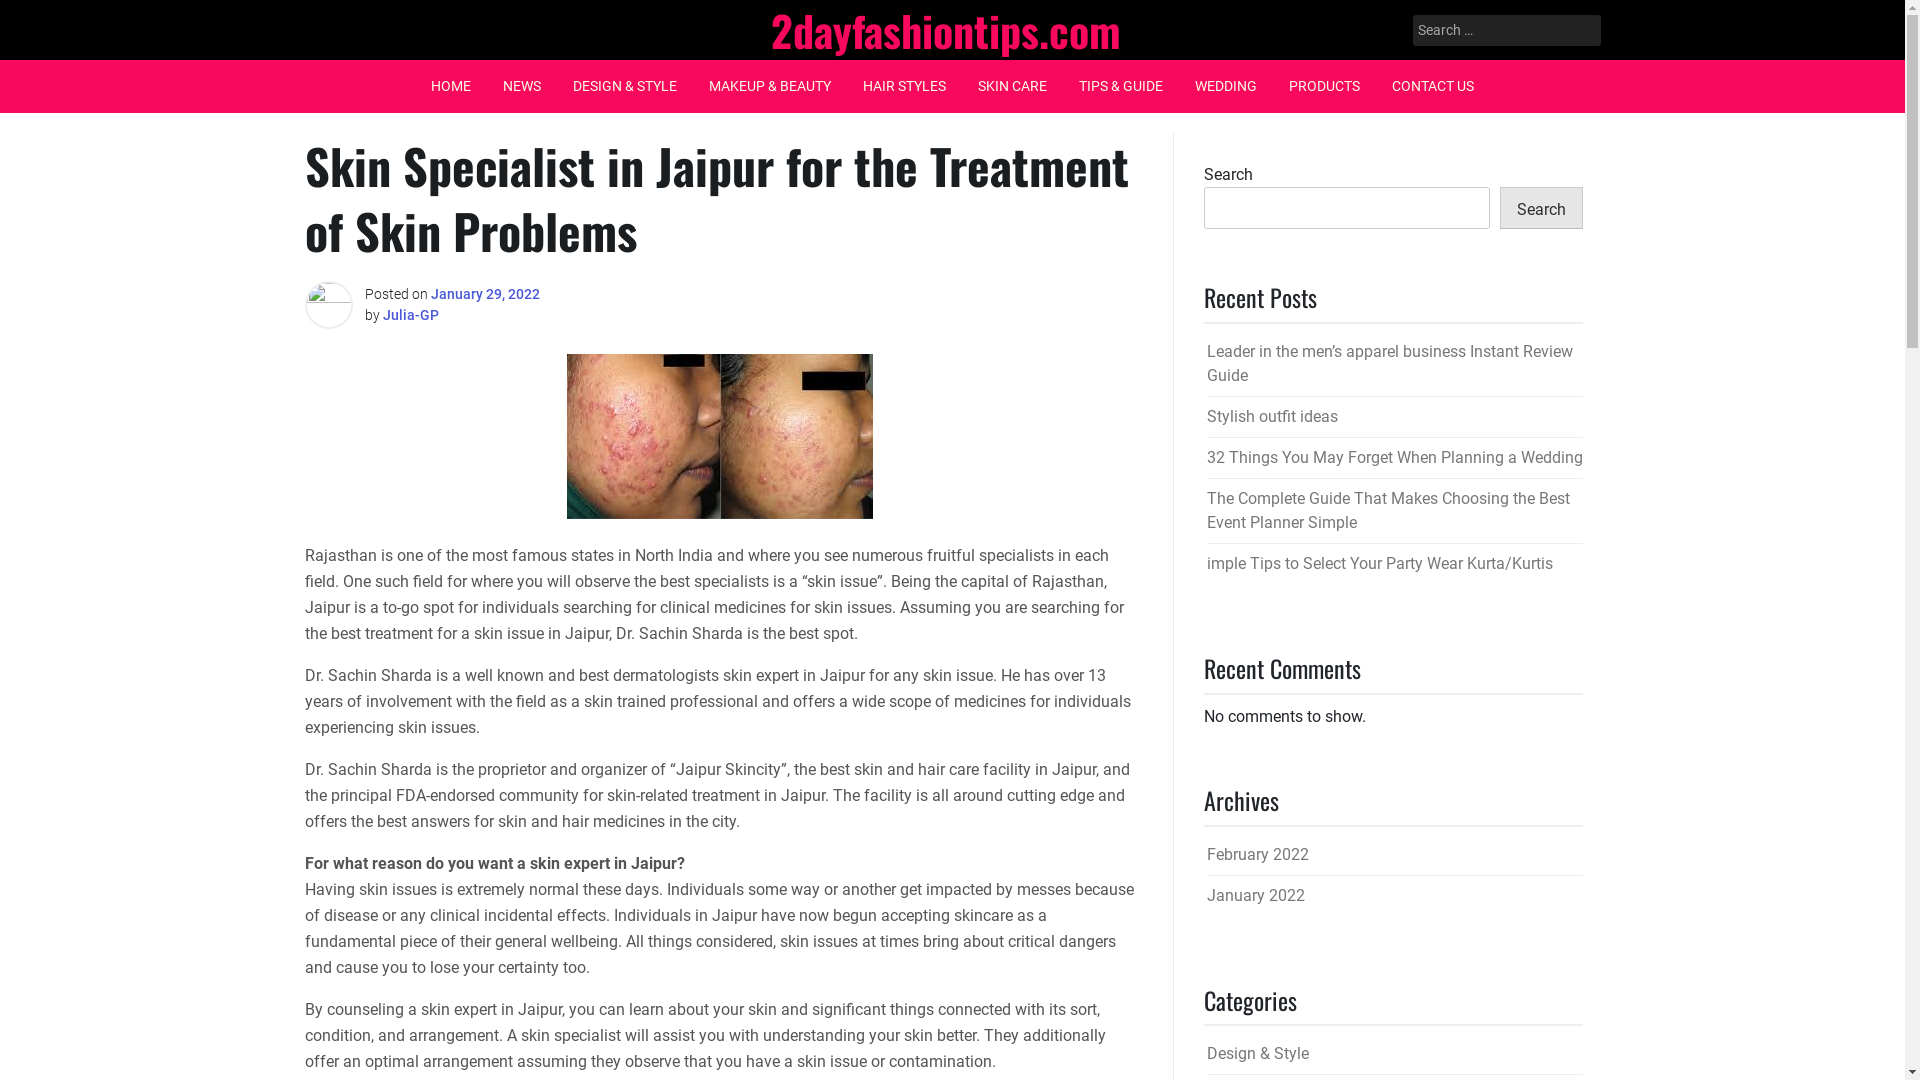  What do you see at coordinates (484, 293) in the screenshot?
I see `'January 29, 2022'` at bounding box center [484, 293].